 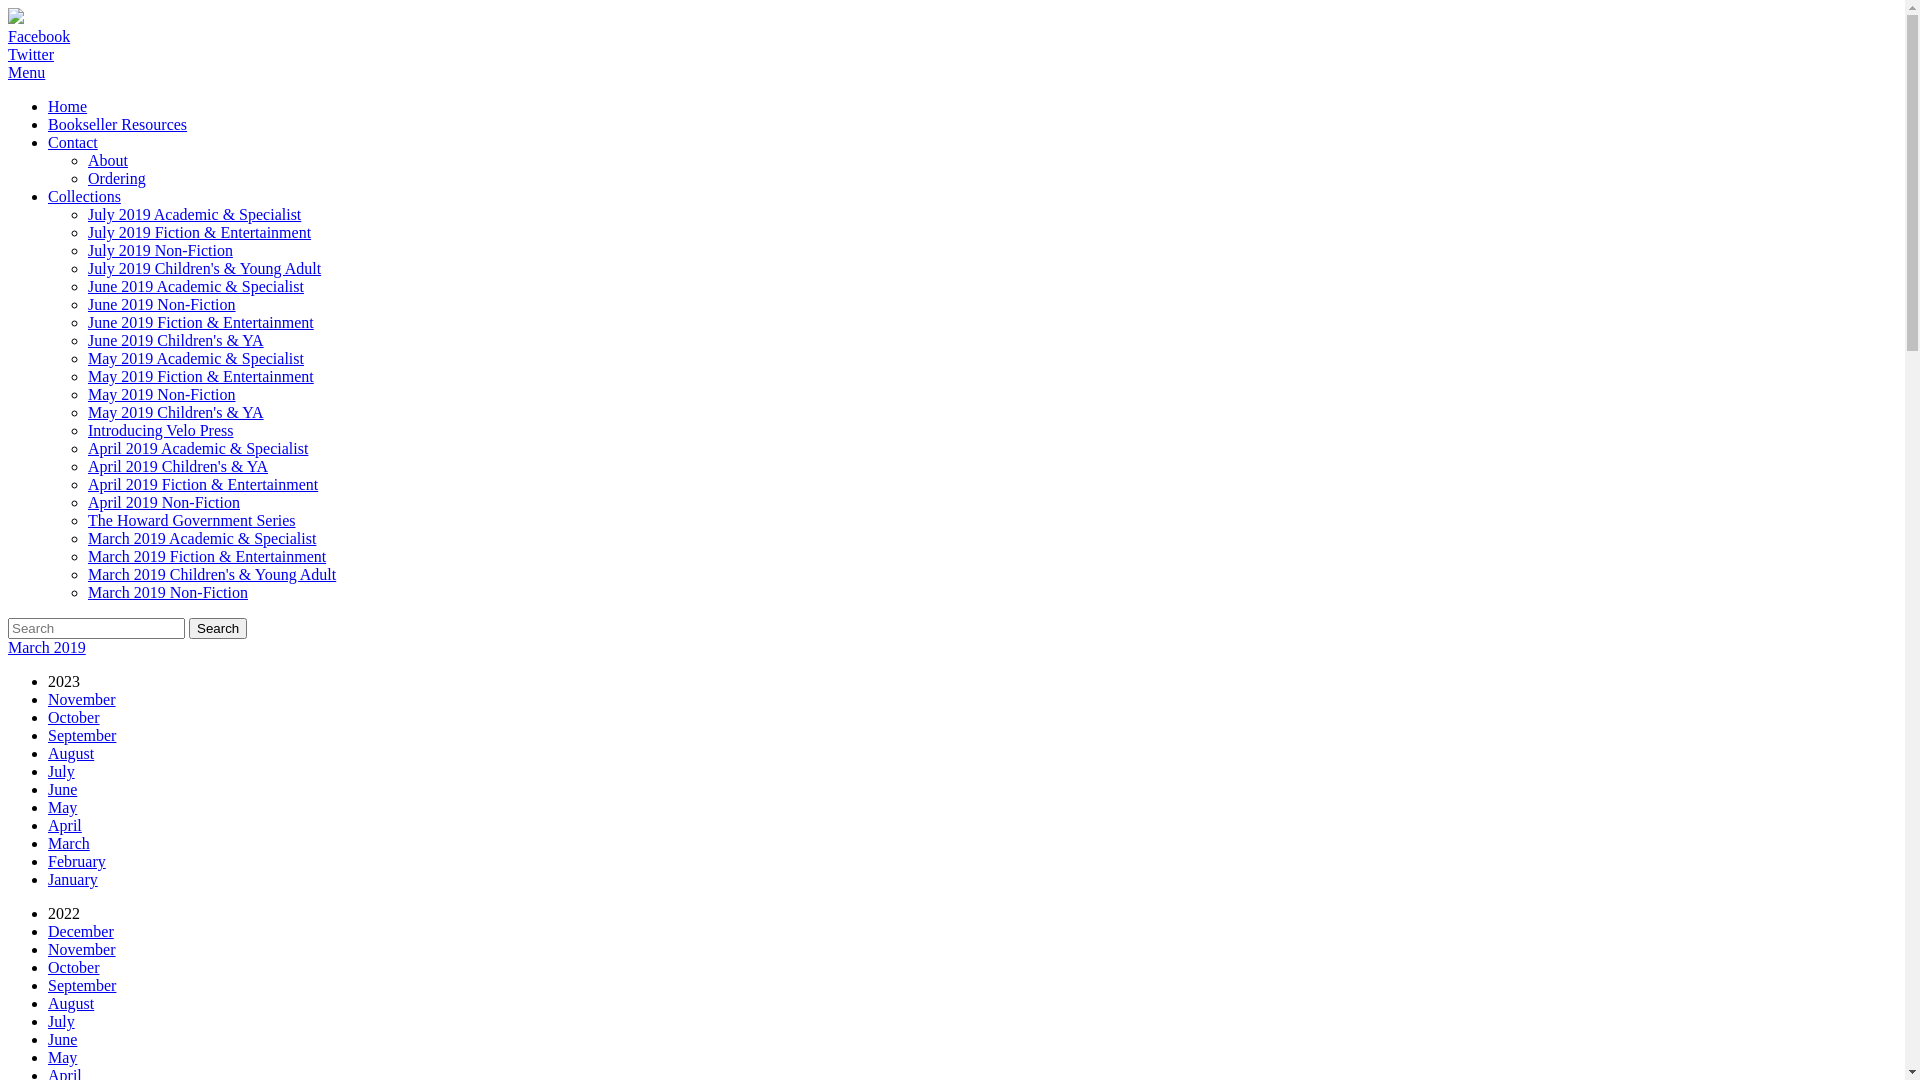 I want to click on 'July', so click(x=61, y=770).